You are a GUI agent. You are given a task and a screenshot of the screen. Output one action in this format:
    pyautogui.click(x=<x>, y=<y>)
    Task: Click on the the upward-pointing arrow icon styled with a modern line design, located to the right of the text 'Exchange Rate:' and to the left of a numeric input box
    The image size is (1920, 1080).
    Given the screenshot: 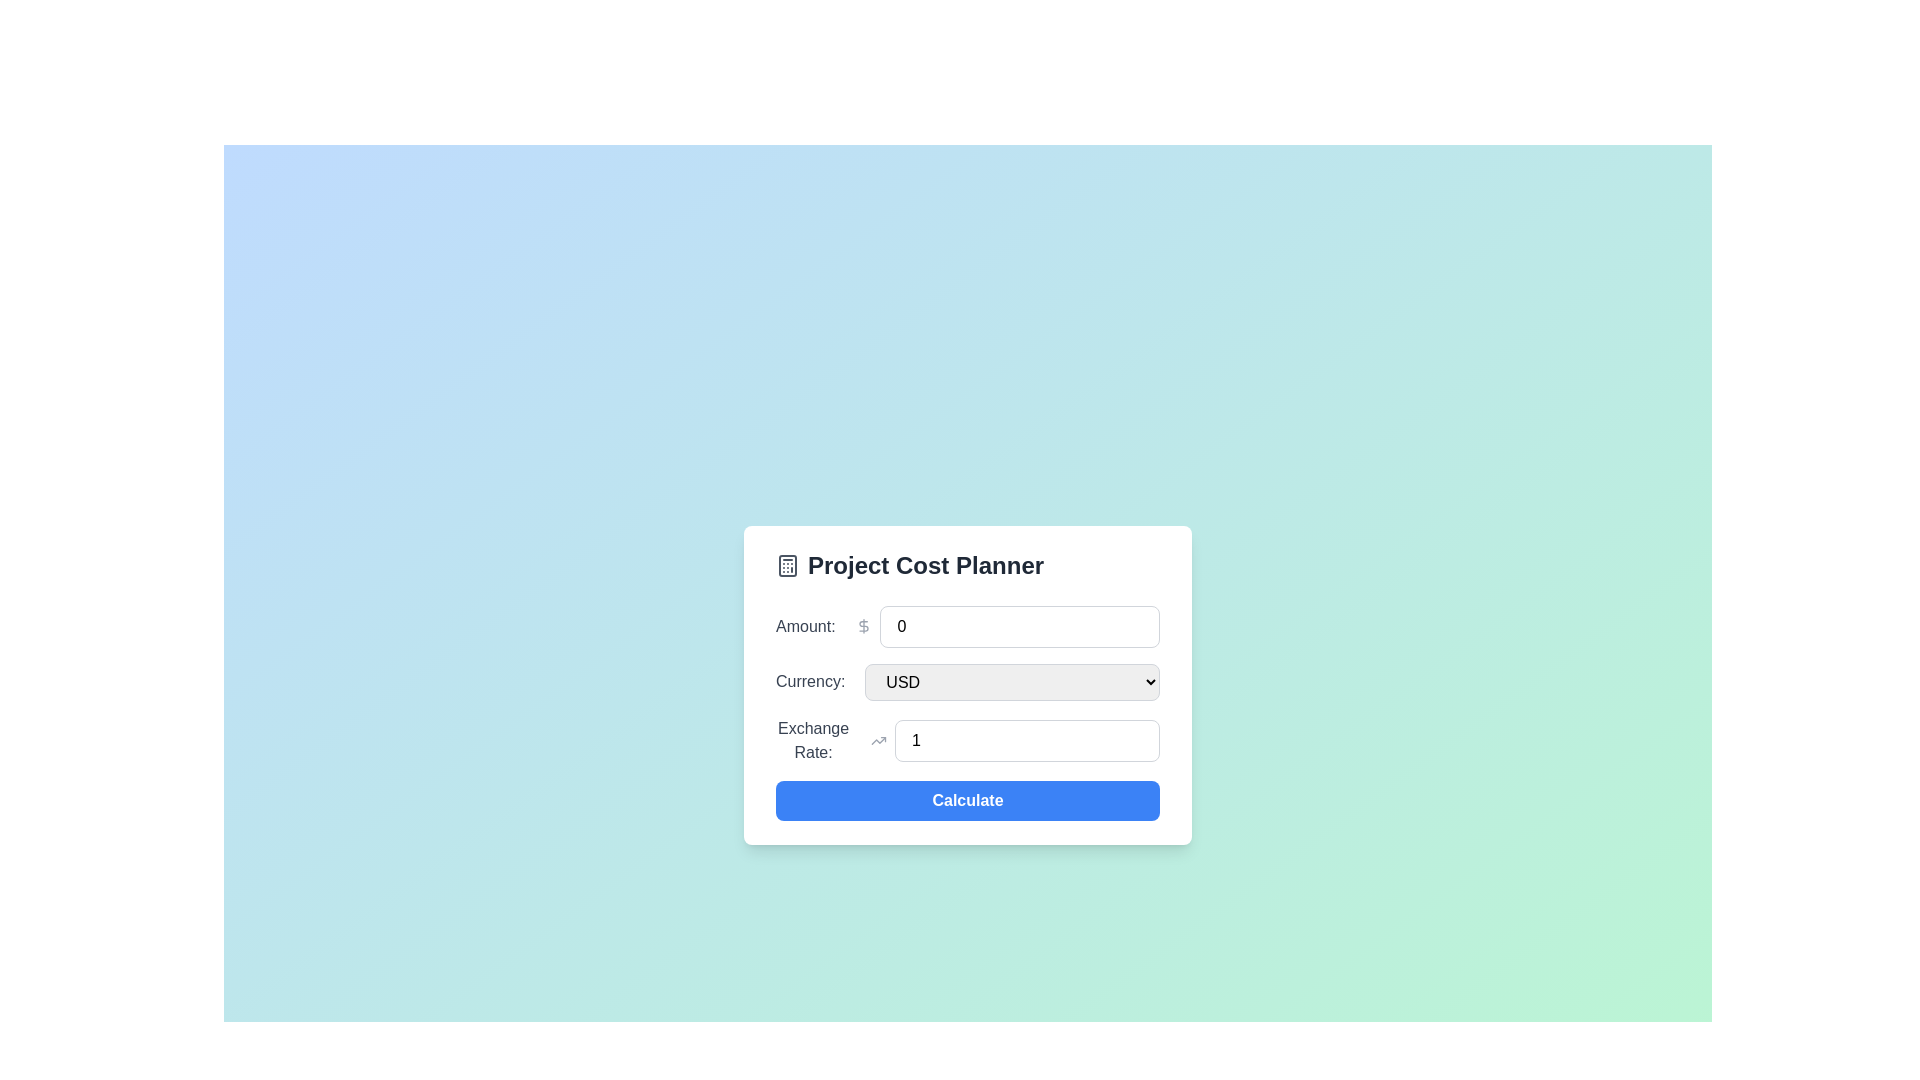 What is the action you would take?
    pyautogui.click(x=879, y=740)
    